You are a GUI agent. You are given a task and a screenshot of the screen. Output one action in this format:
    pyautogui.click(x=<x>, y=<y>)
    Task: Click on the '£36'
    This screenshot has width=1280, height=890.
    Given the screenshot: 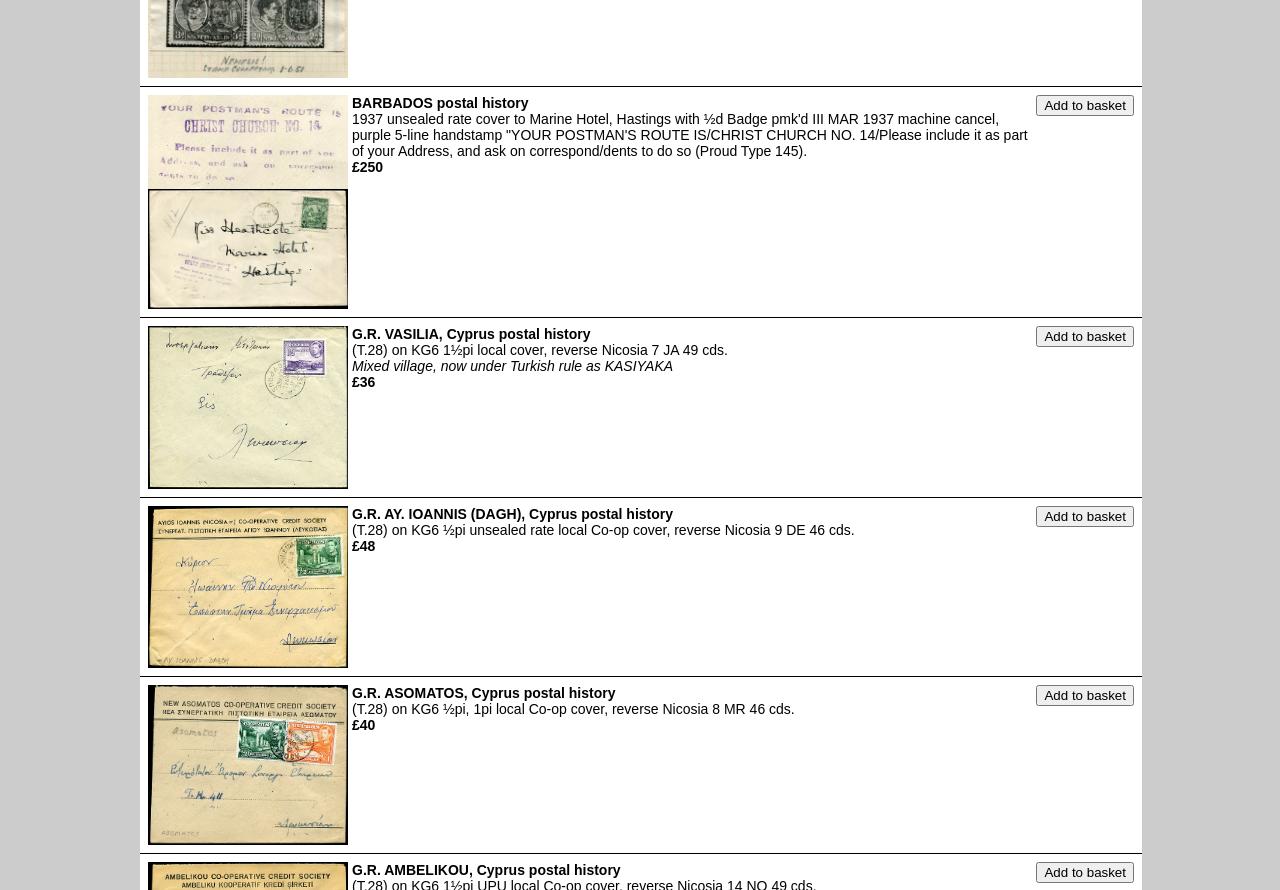 What is the action you would take?
    pyautogui.click(x=363, y=380)
    